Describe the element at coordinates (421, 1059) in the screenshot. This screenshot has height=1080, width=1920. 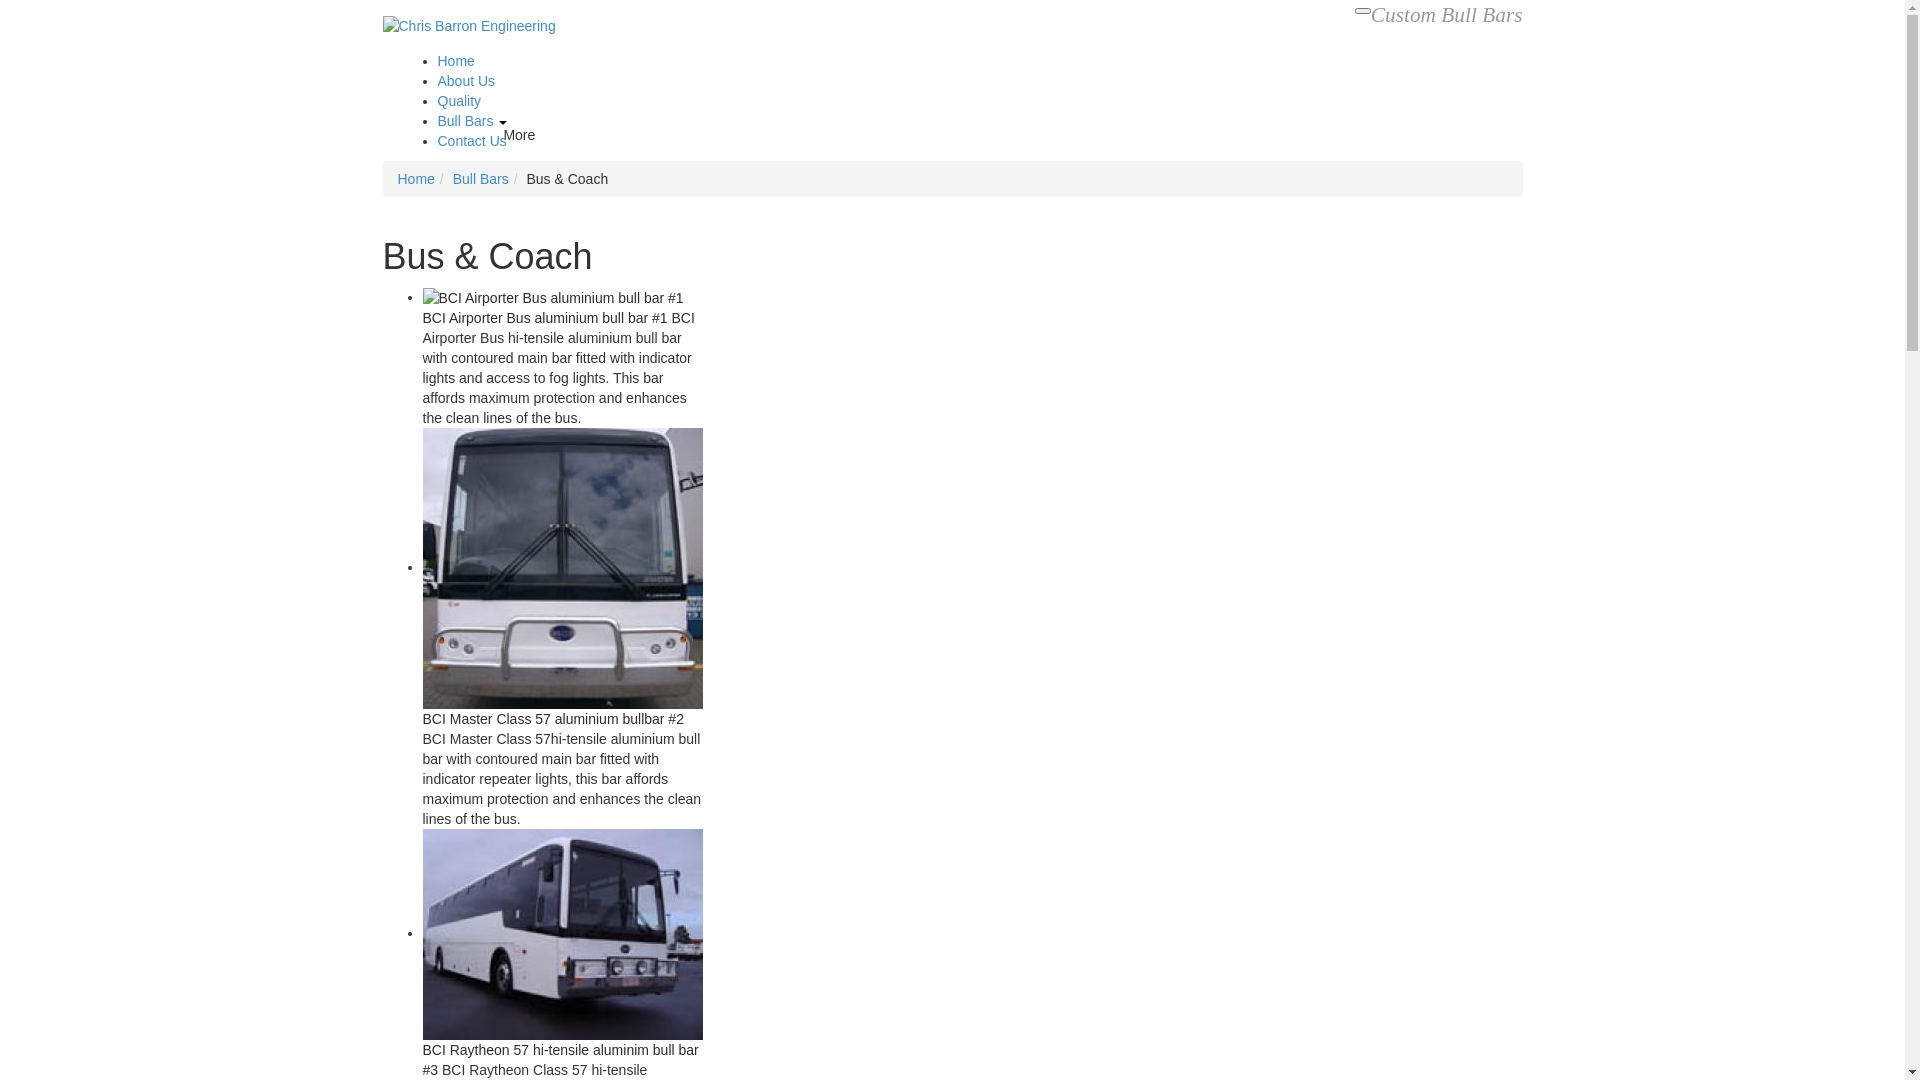
I see `'BCI Raytheon 57 hi-tensile aluminim bull bar #3'` at that location.